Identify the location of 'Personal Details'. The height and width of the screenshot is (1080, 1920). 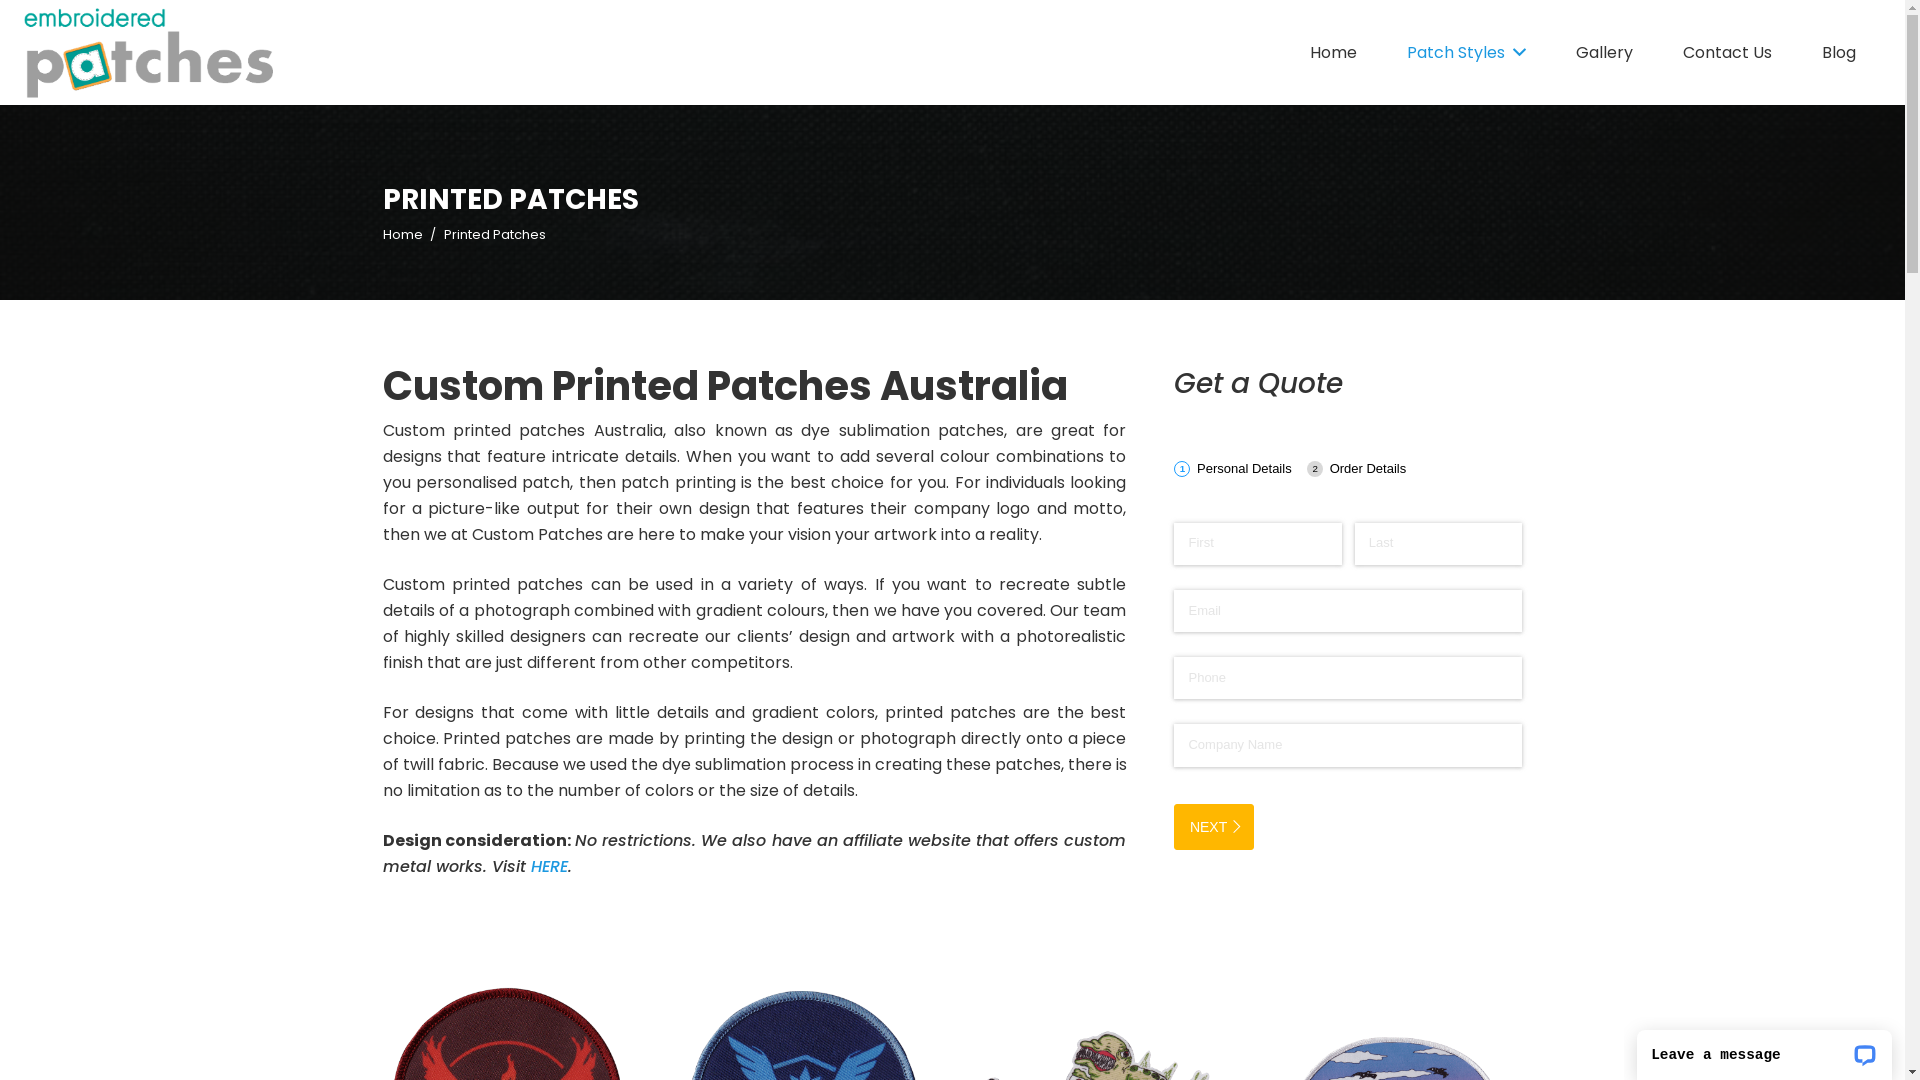
(1237, 468).